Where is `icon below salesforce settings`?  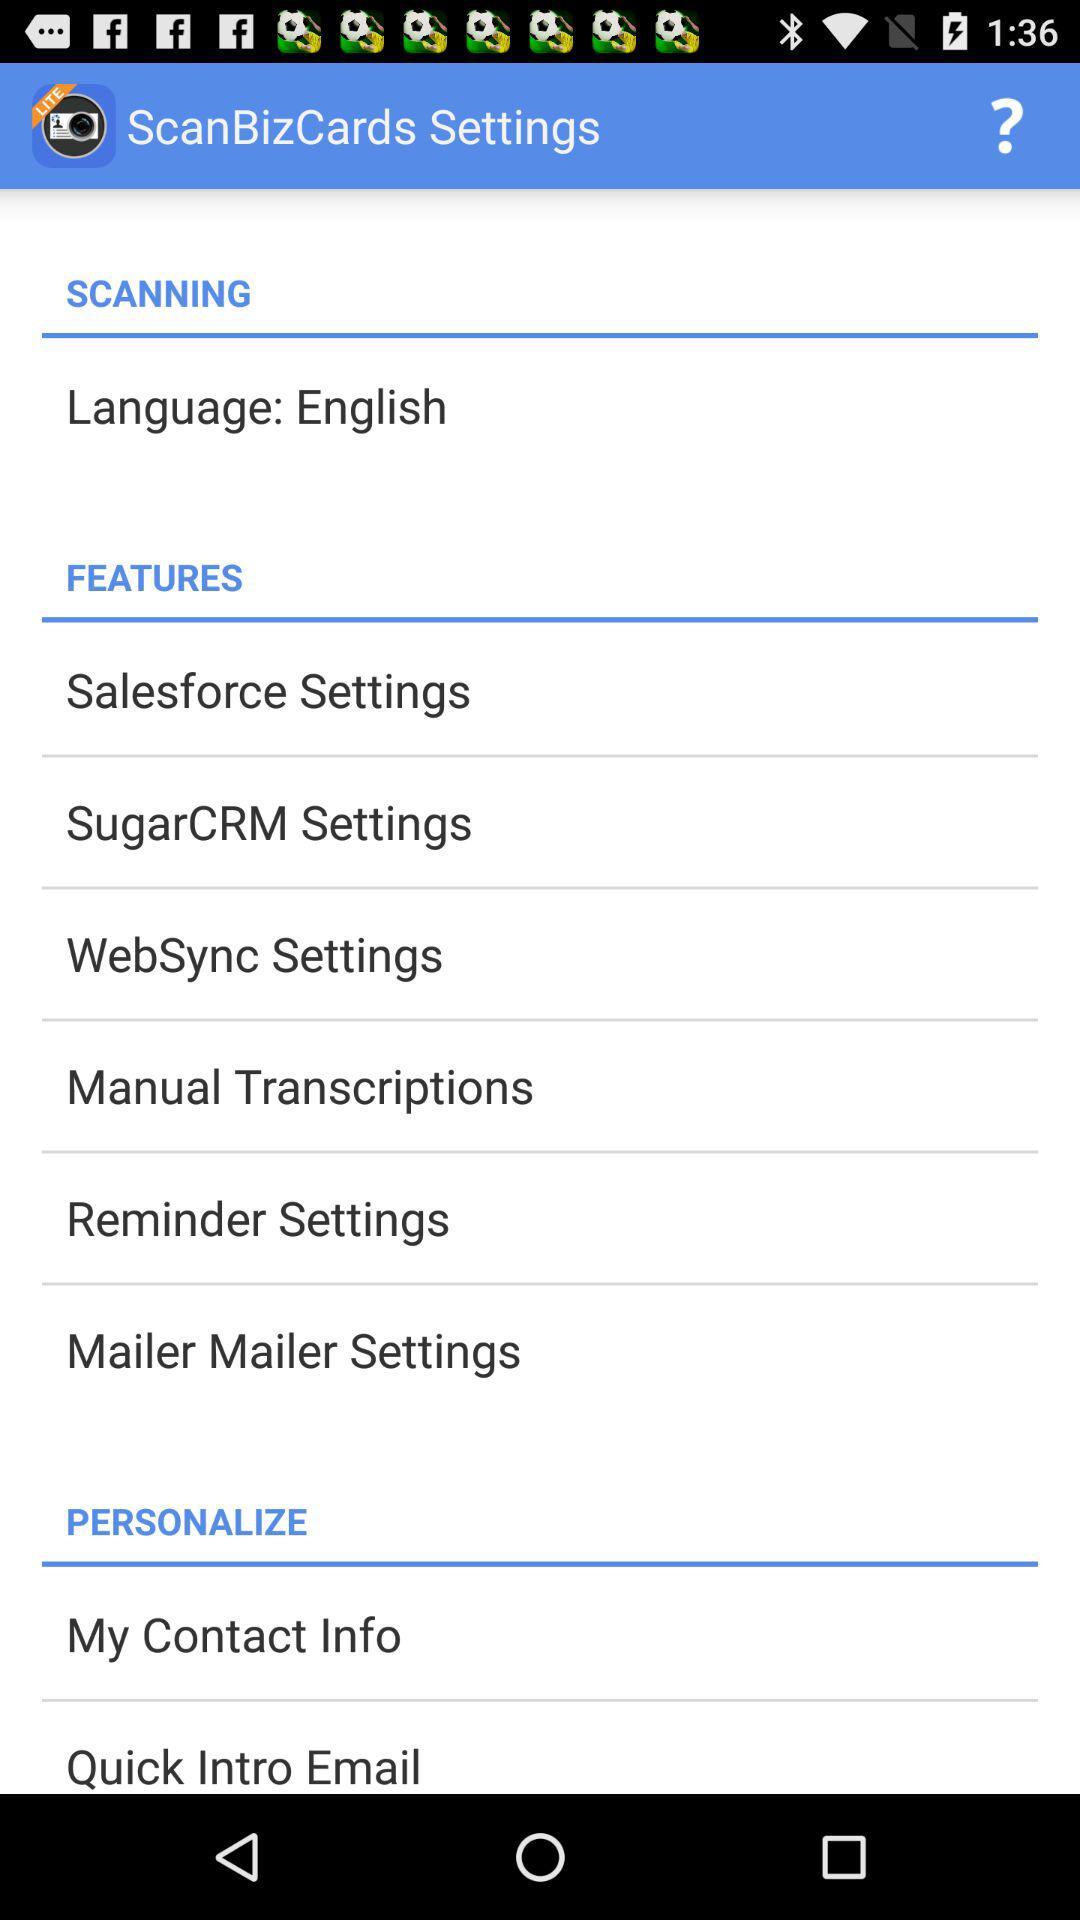 icon below salesforce settings is located at coordinates (551, 821).